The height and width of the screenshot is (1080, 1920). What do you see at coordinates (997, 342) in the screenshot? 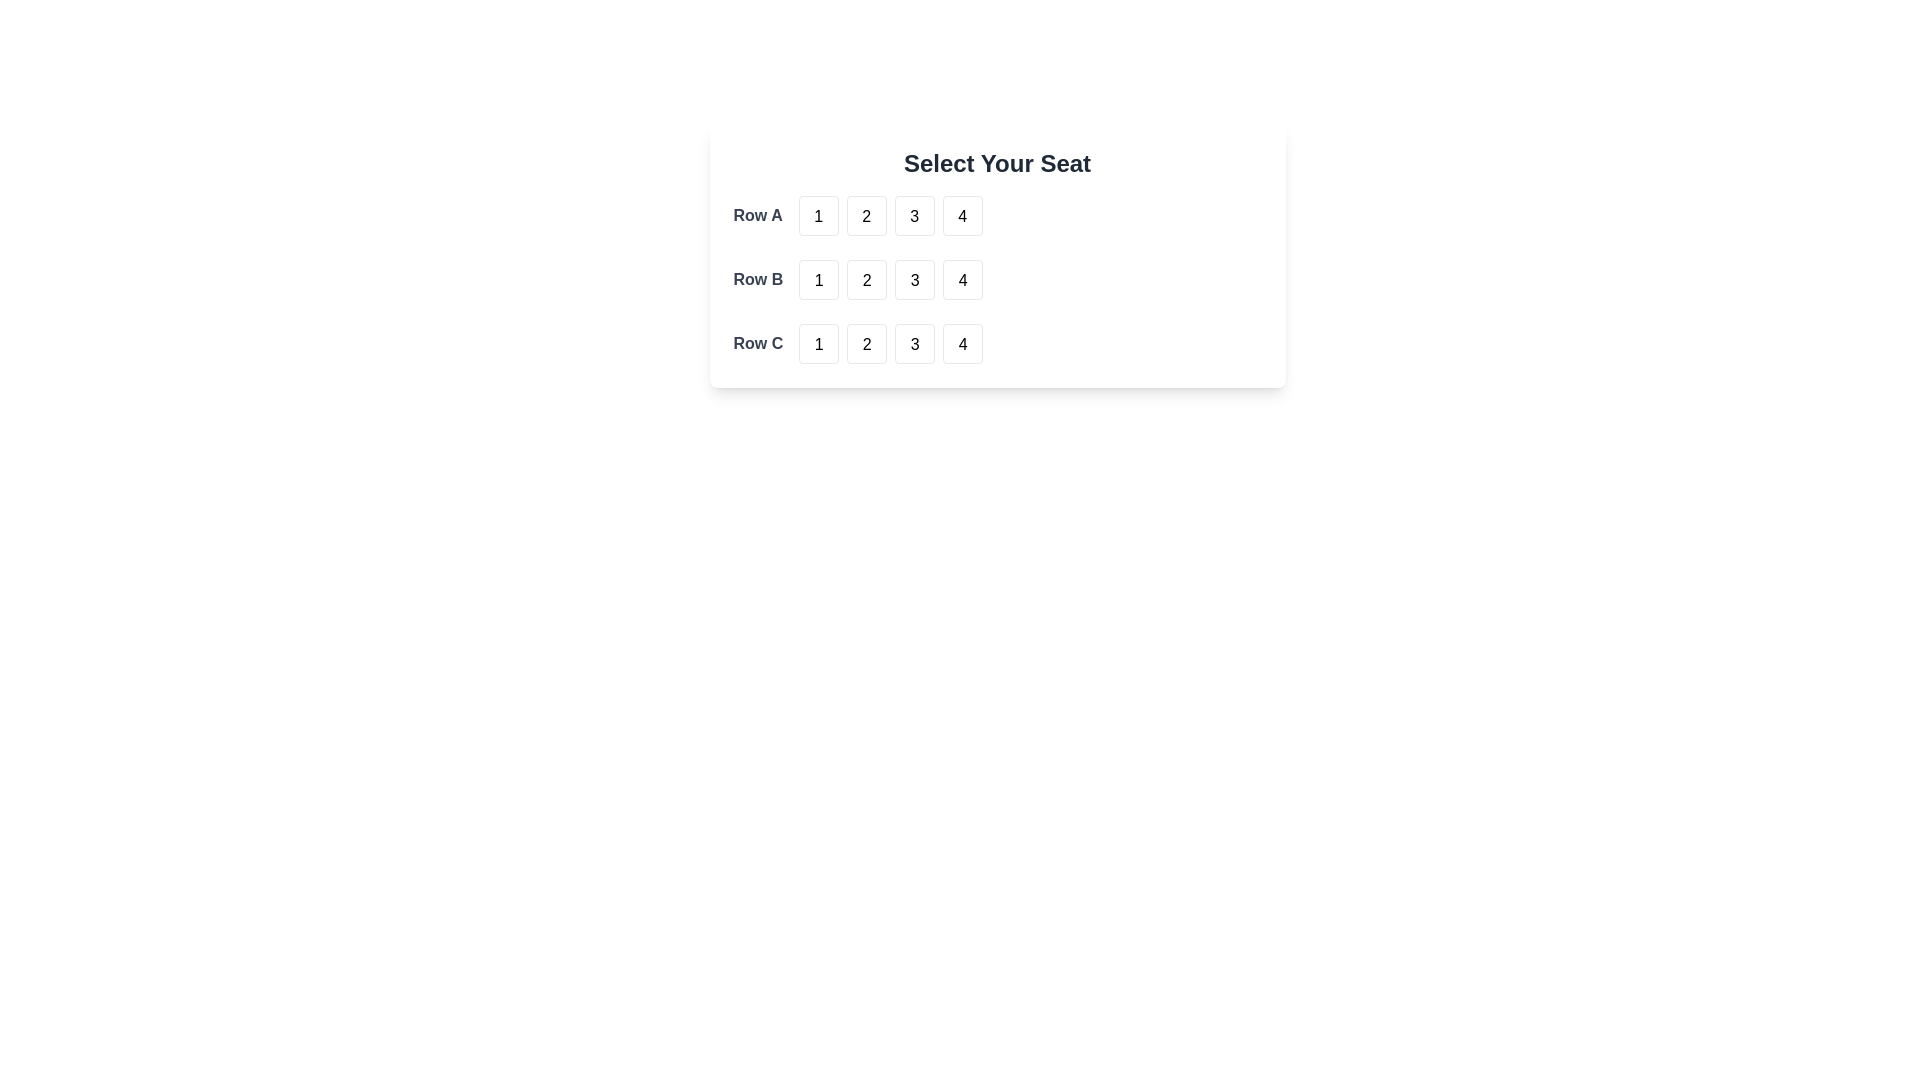
I see `one of the buttons in 'Row C', which contains buttons numbered 1 to 4, located centrally in the interface` at bounding box center [997, 342].